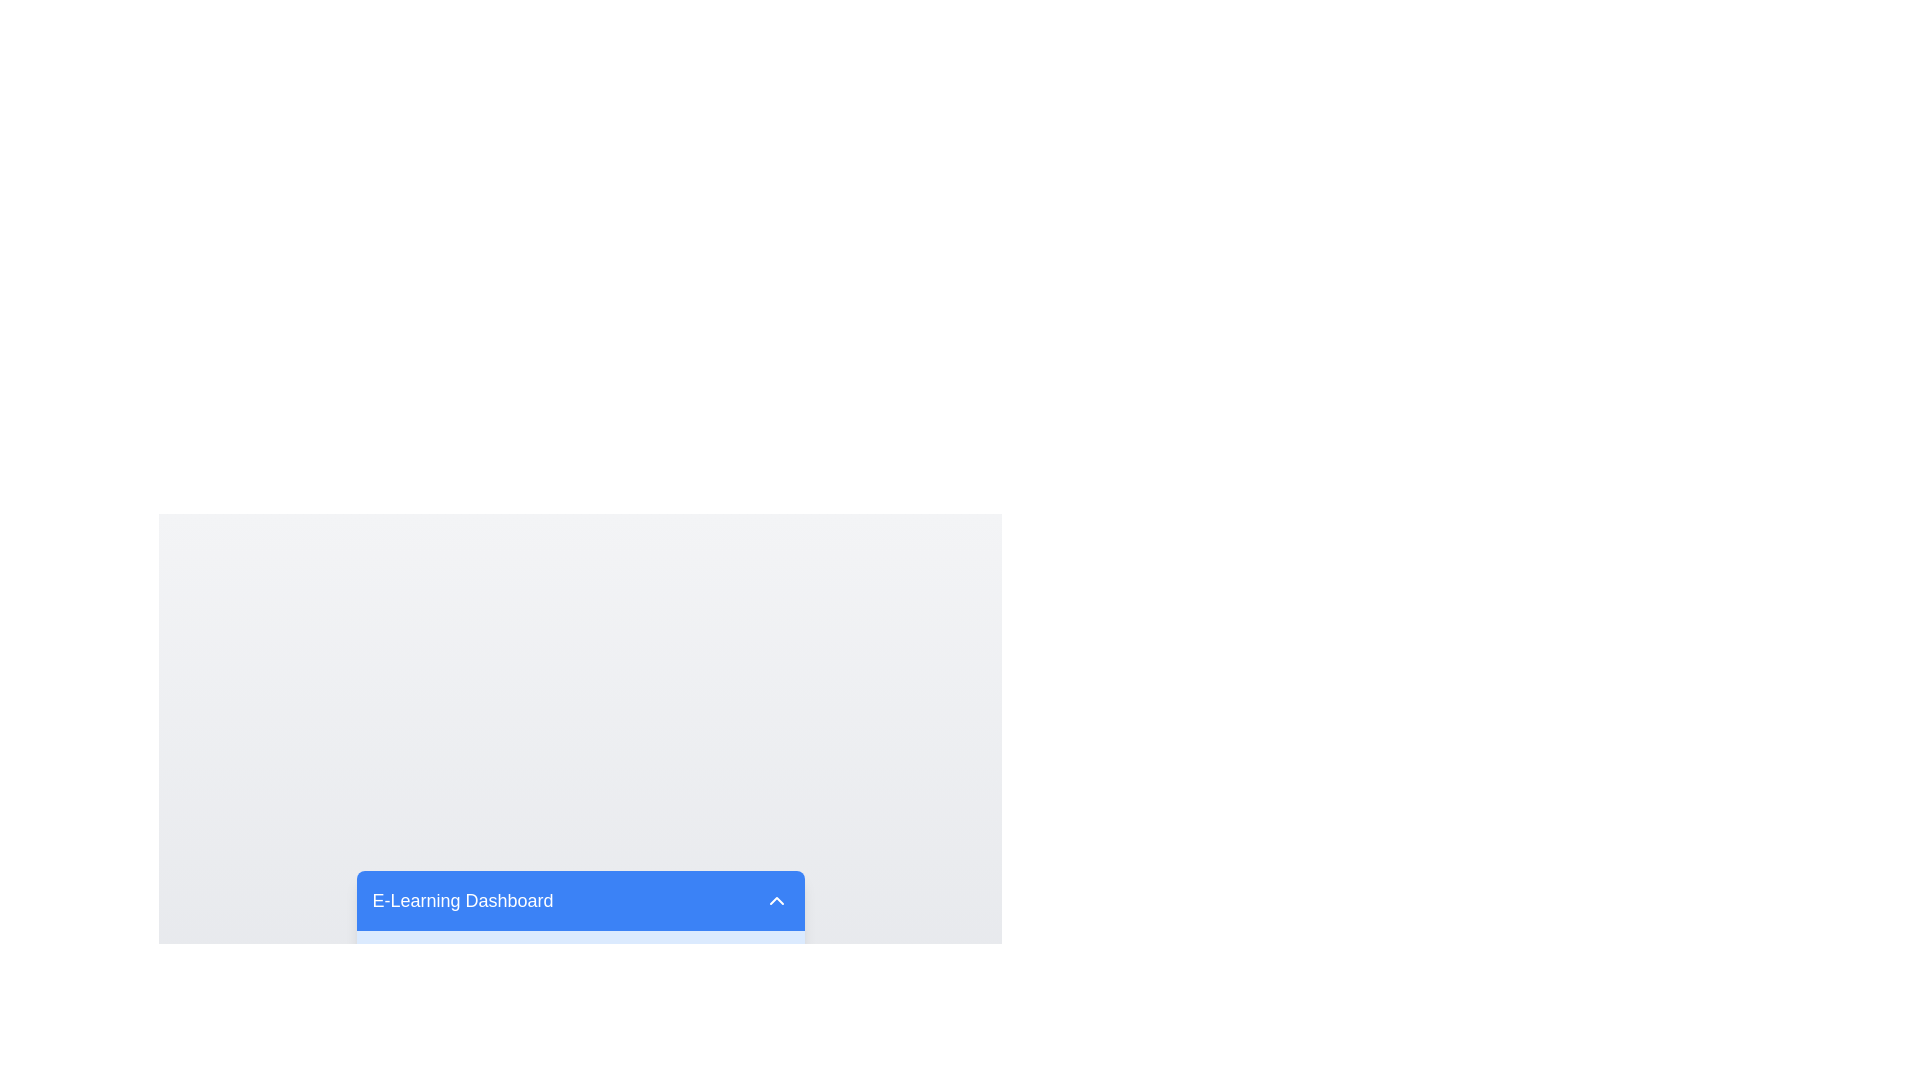 The width and height of the screenshot is (1920, 1080). What do you see at coordinates (775, 901) in the screenshot?
I see `the downward-facing chevron icon button on the right end of the blue title bar labeled 'E-Learning Dashboard'` at bounding box center [775, 901].